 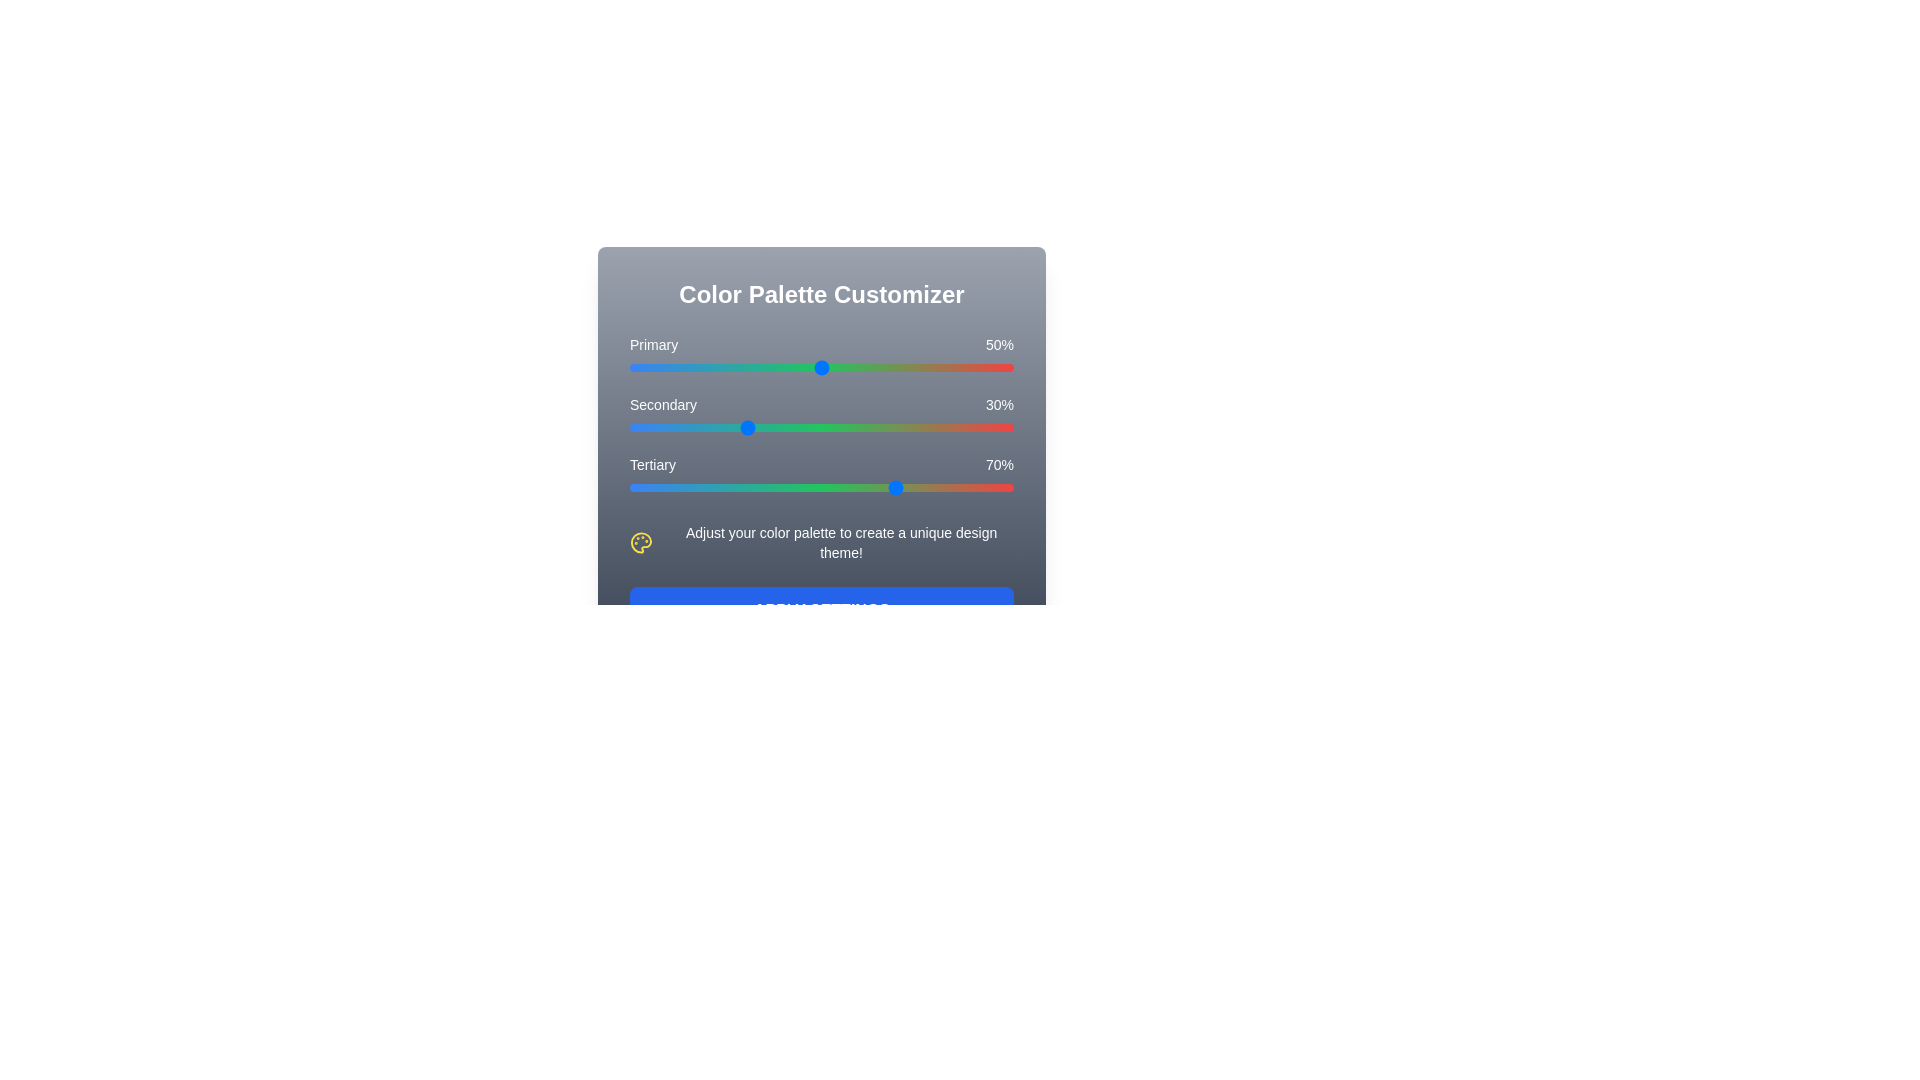 I want to click on the rectangular 'Apply Settings' button with a blue background located at the bottom of the 'Color Palette Customizer' section to trigger a visual effect, so click(x=821, y=609).